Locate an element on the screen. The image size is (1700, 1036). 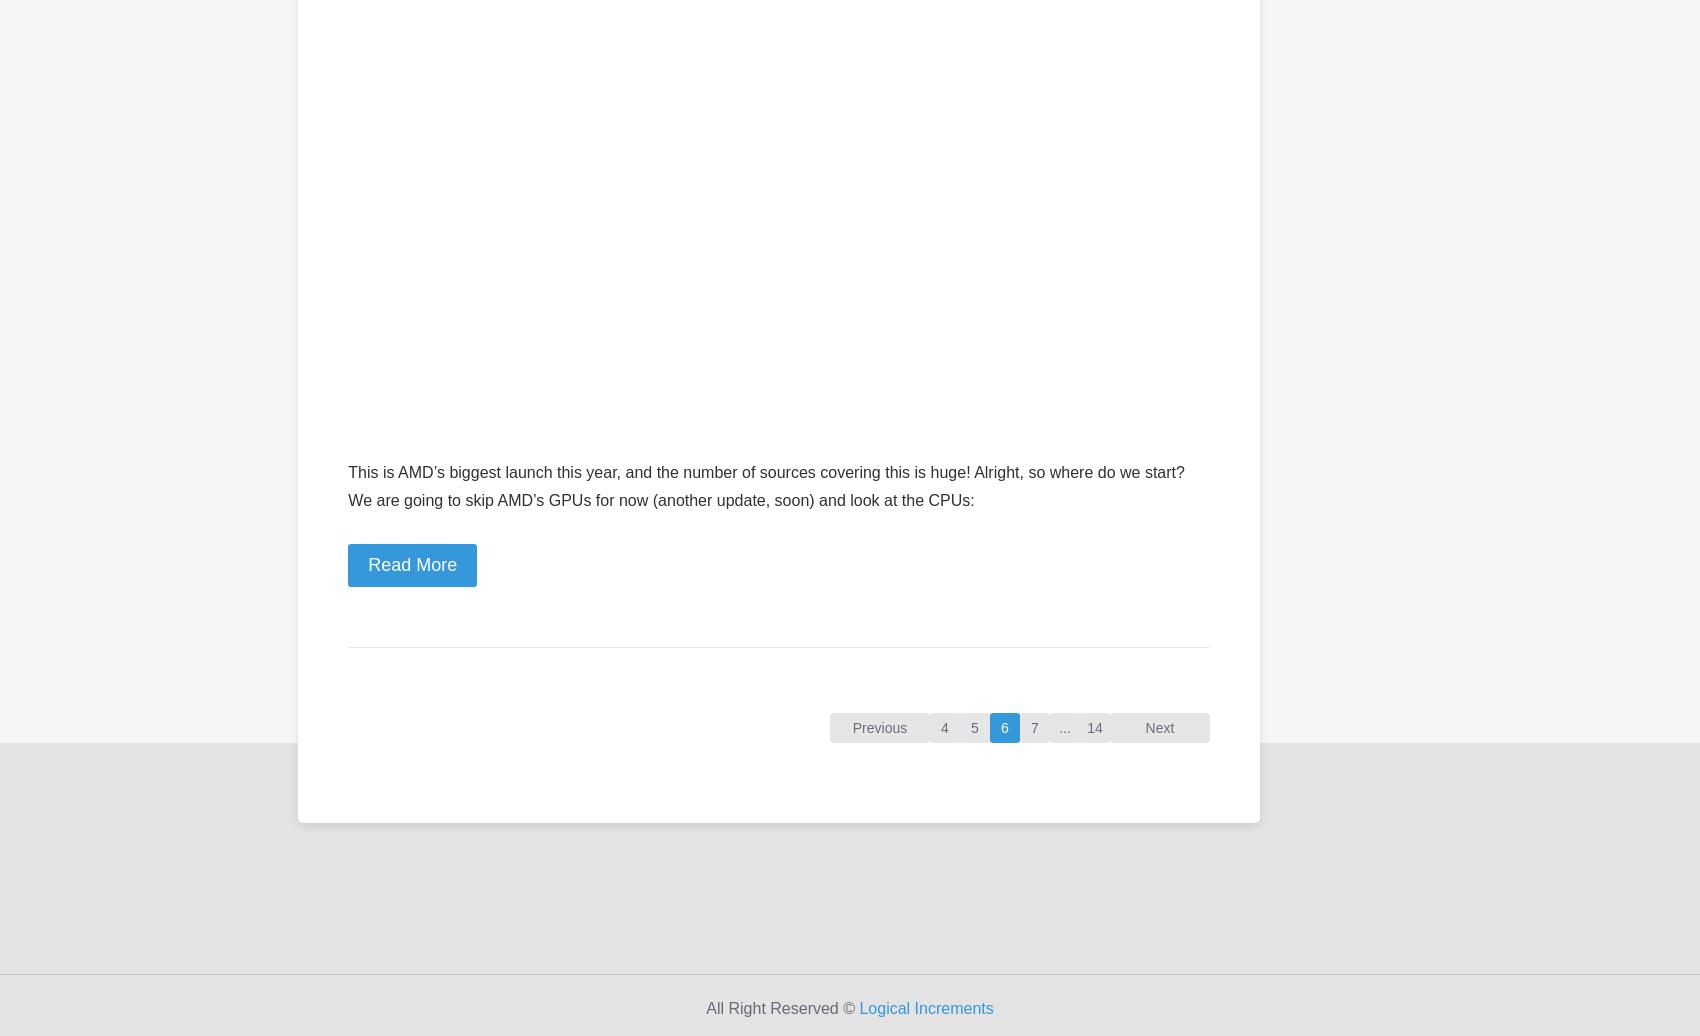
'Read More' is located at coordinates (367, 563).